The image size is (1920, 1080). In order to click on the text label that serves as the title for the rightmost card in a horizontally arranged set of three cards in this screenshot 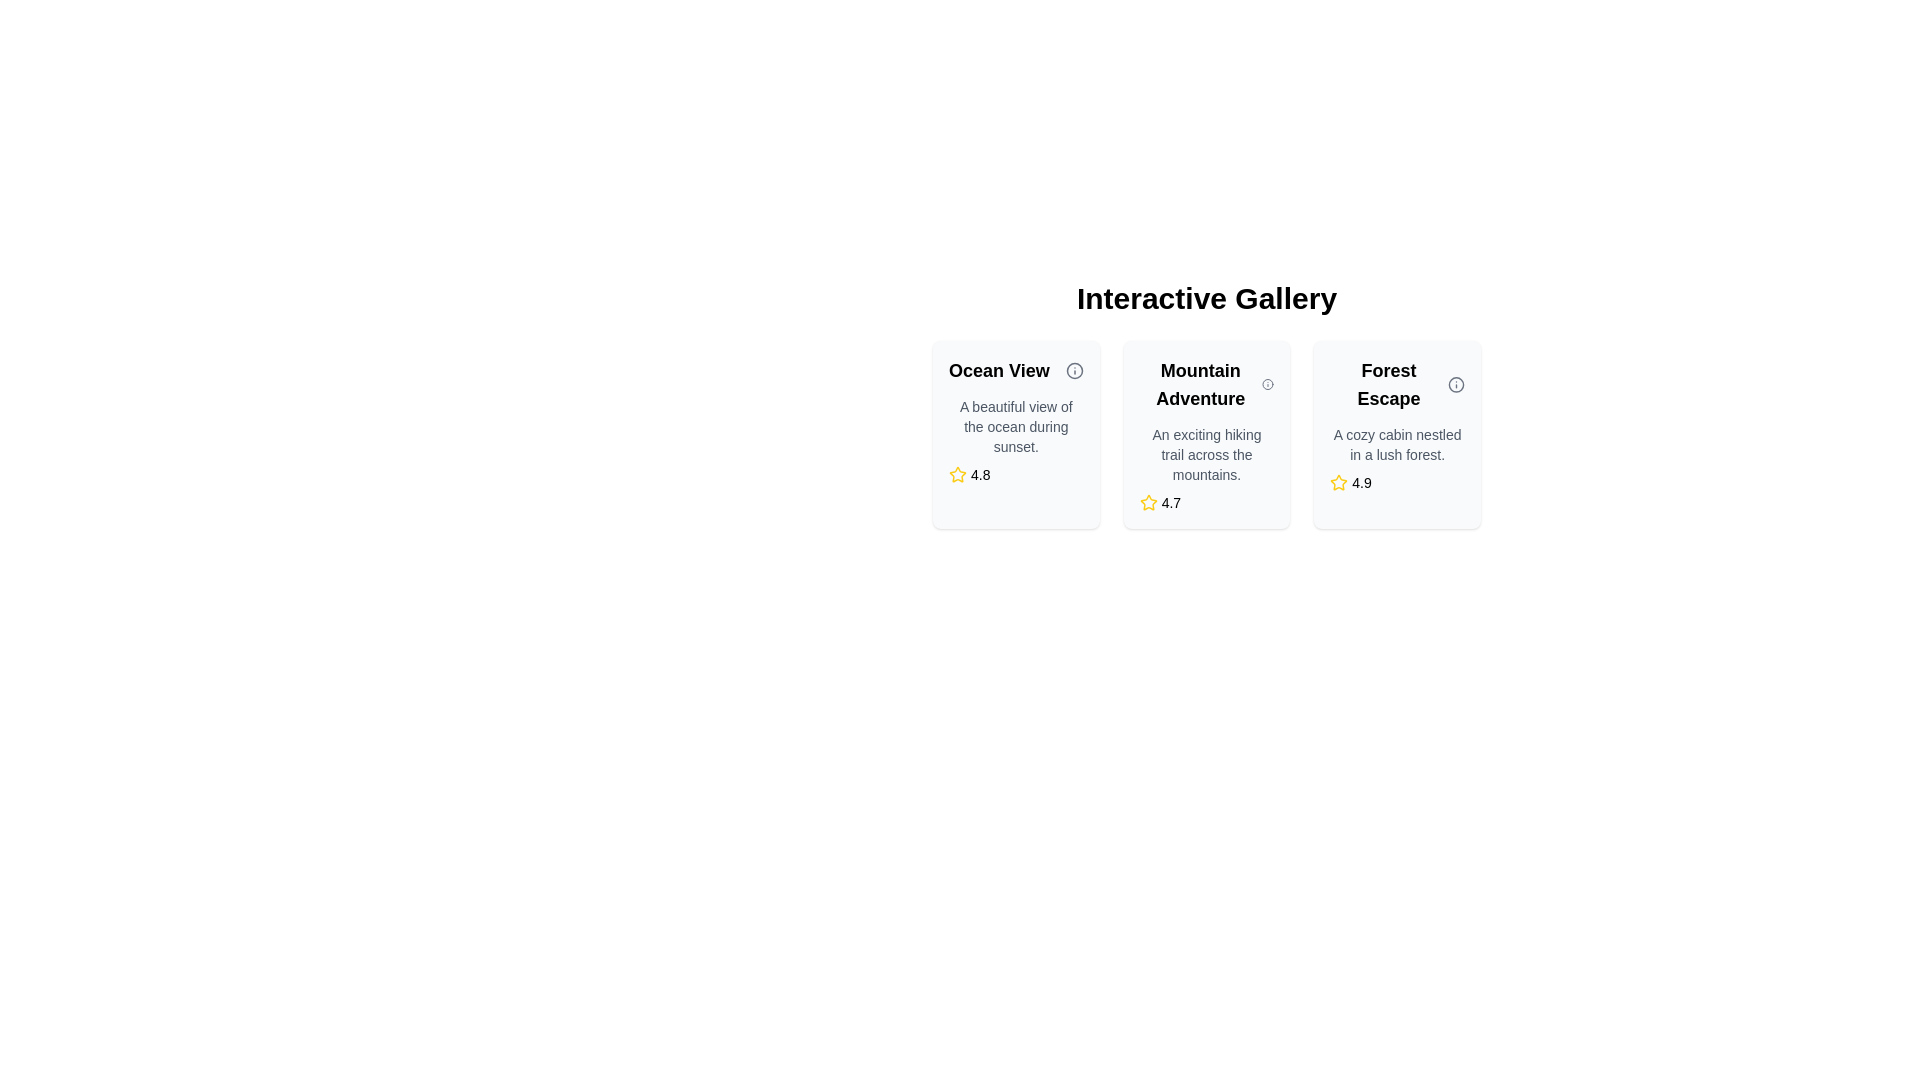, I will do `click(1388, 385)`.